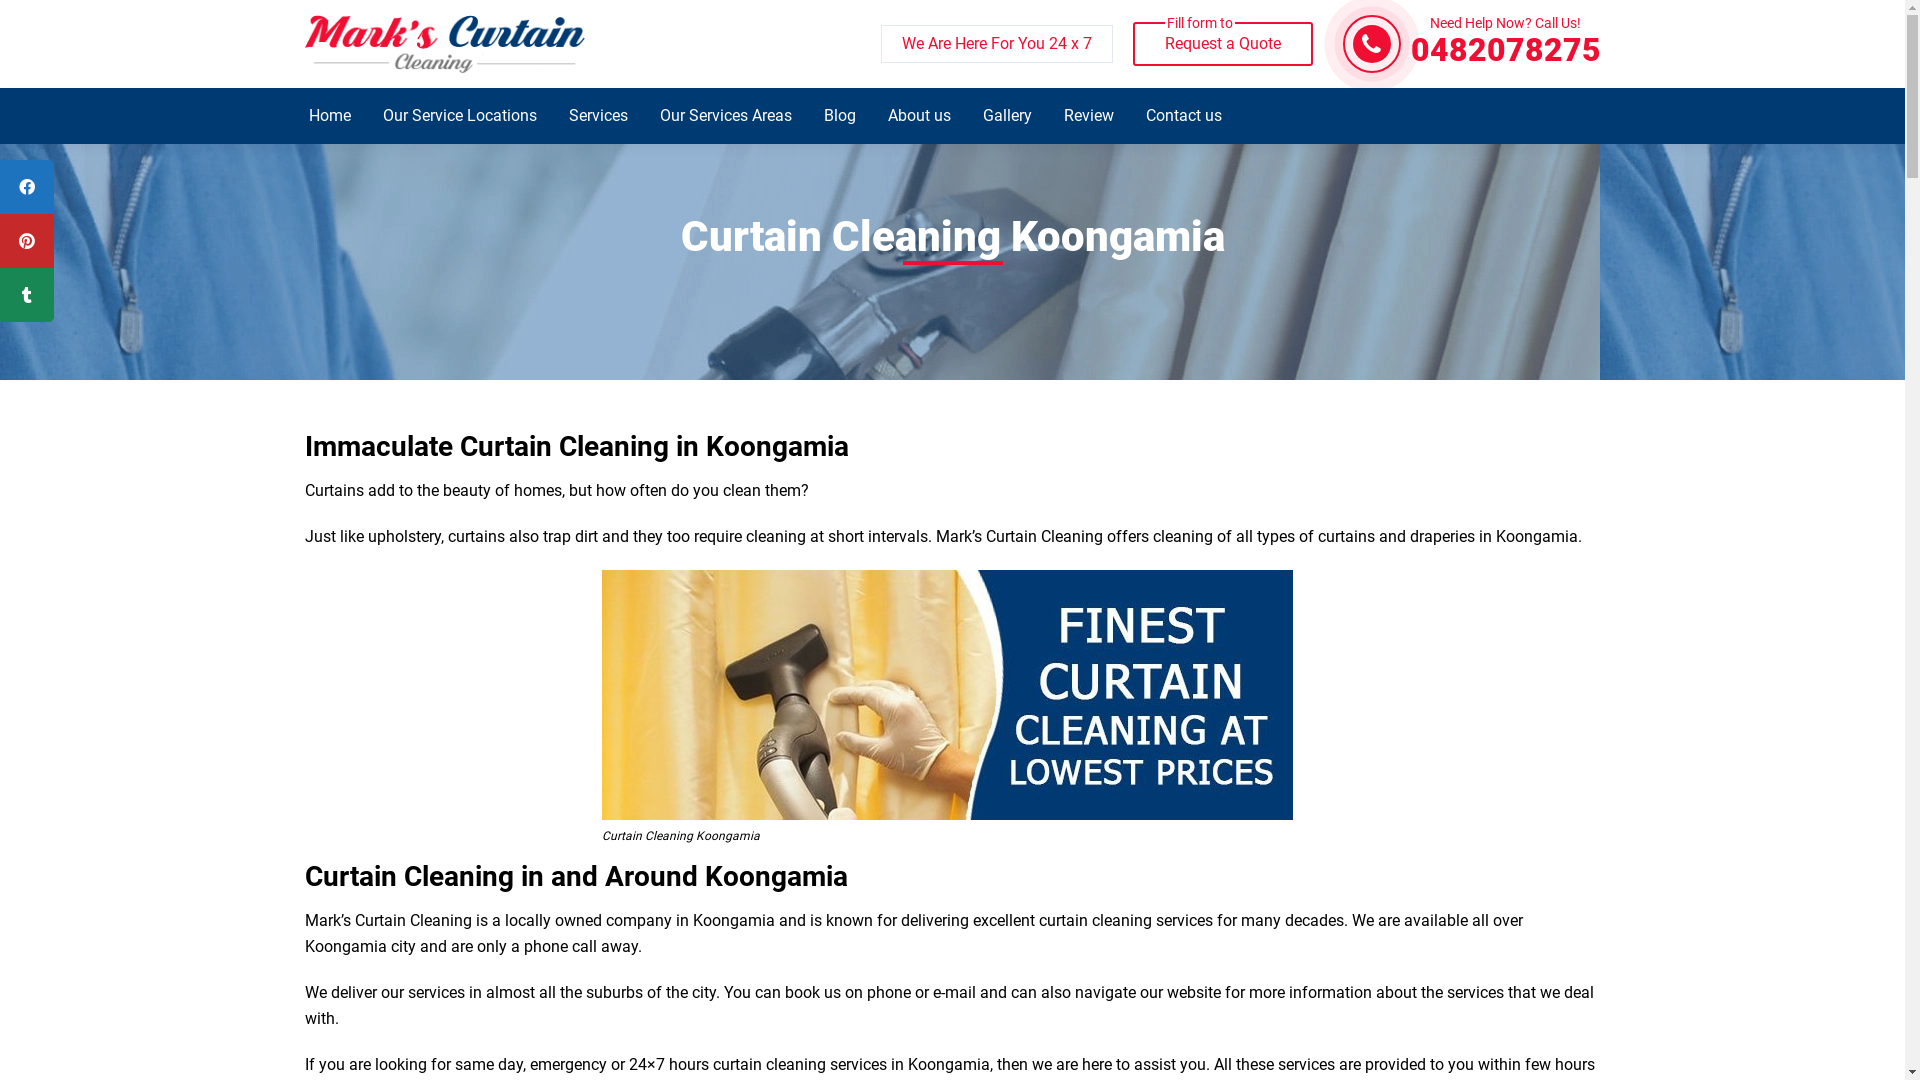 The width and height of the screenshot is (1920, 1080). Describe the element at coordinates (839, 115) in the screenshot. I see `'Blog'` at that location.